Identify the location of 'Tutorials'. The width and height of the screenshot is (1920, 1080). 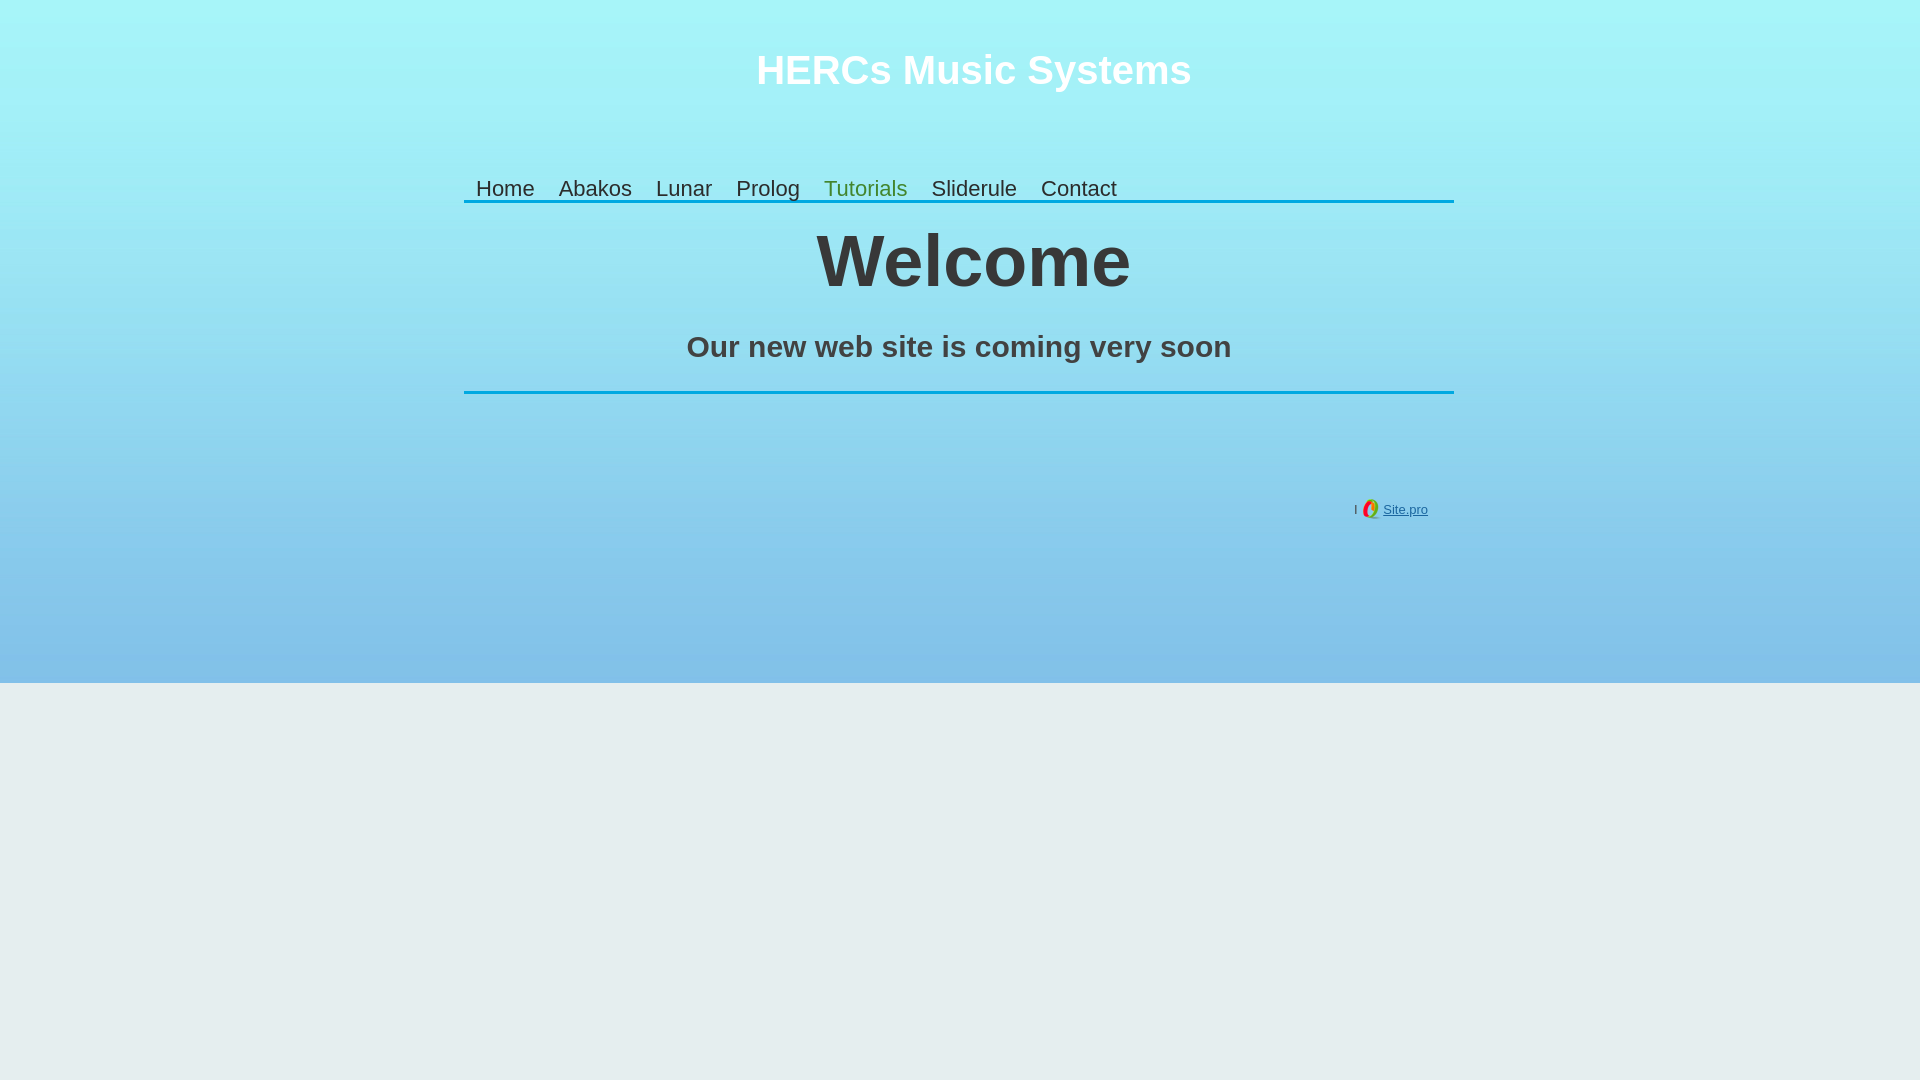
(865, 189).